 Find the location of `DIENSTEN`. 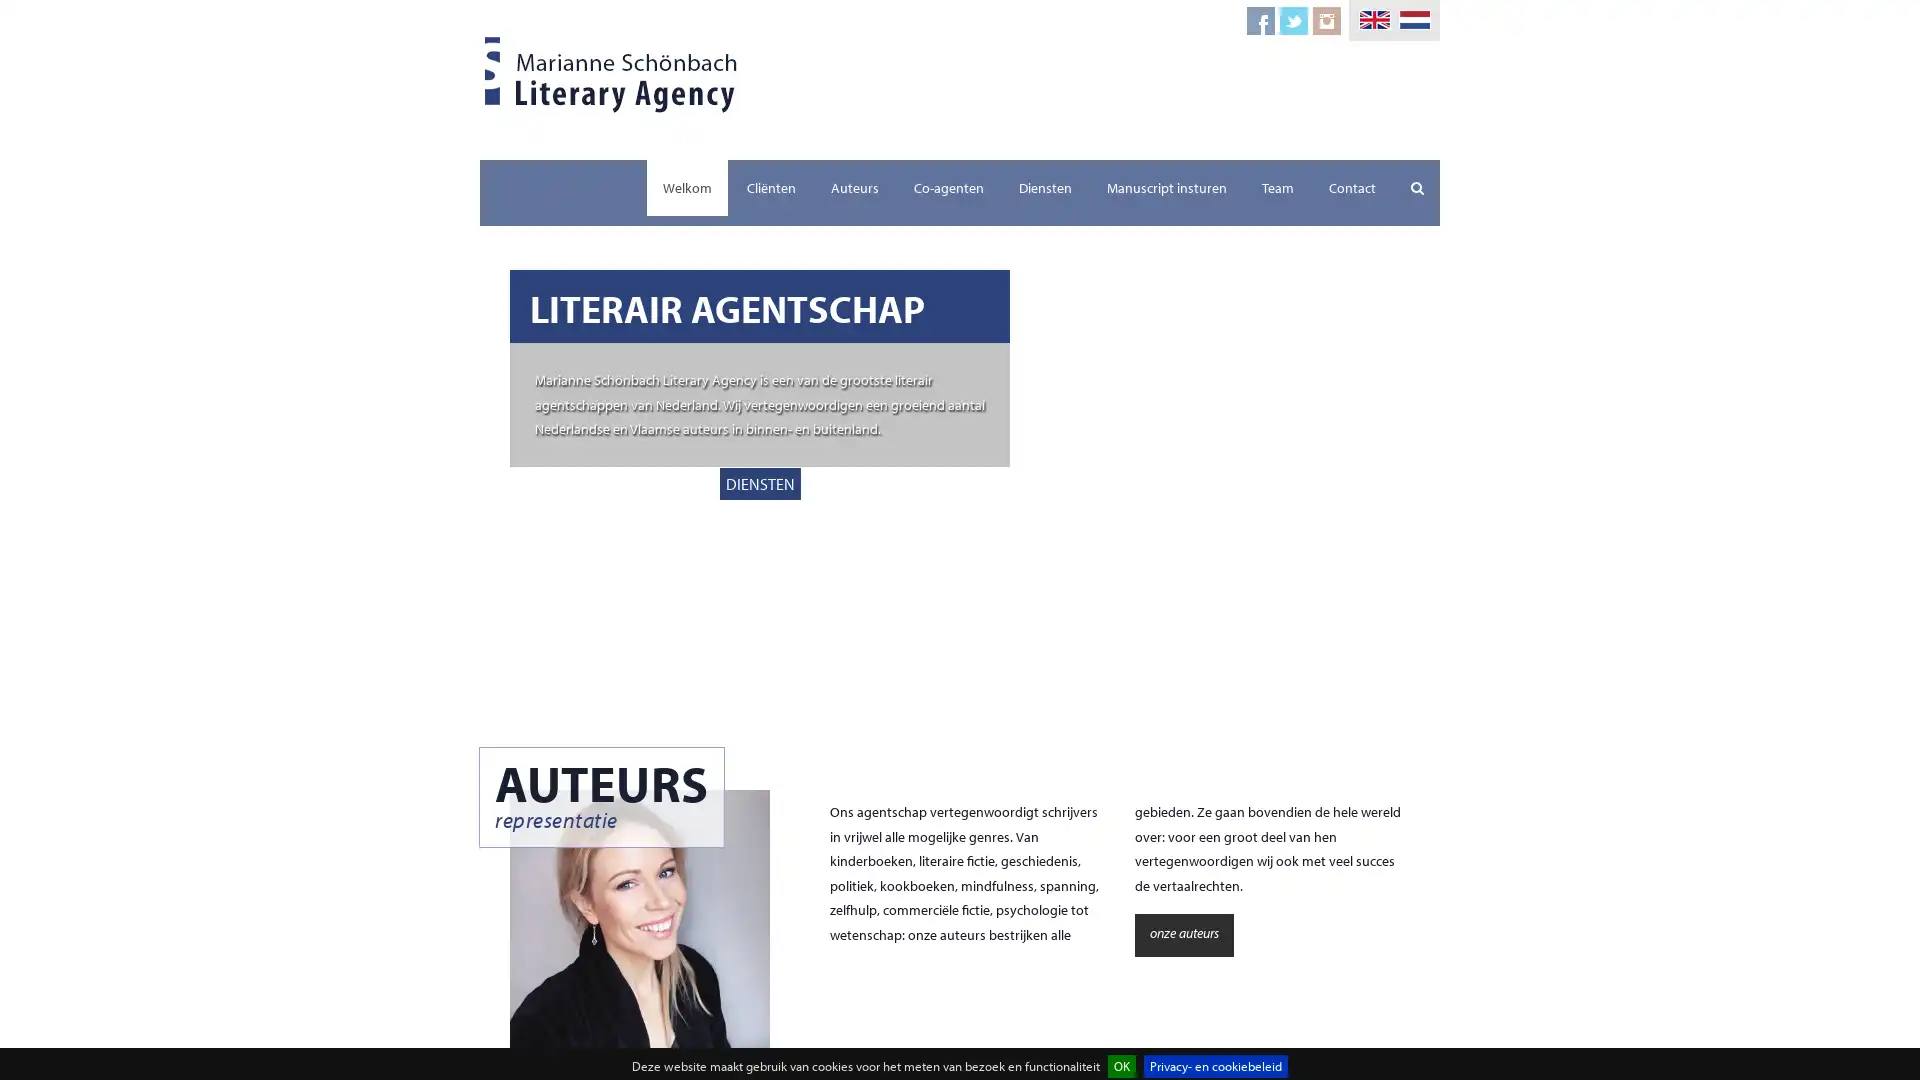

DIENSTEN is located at coordinates (758, 482).